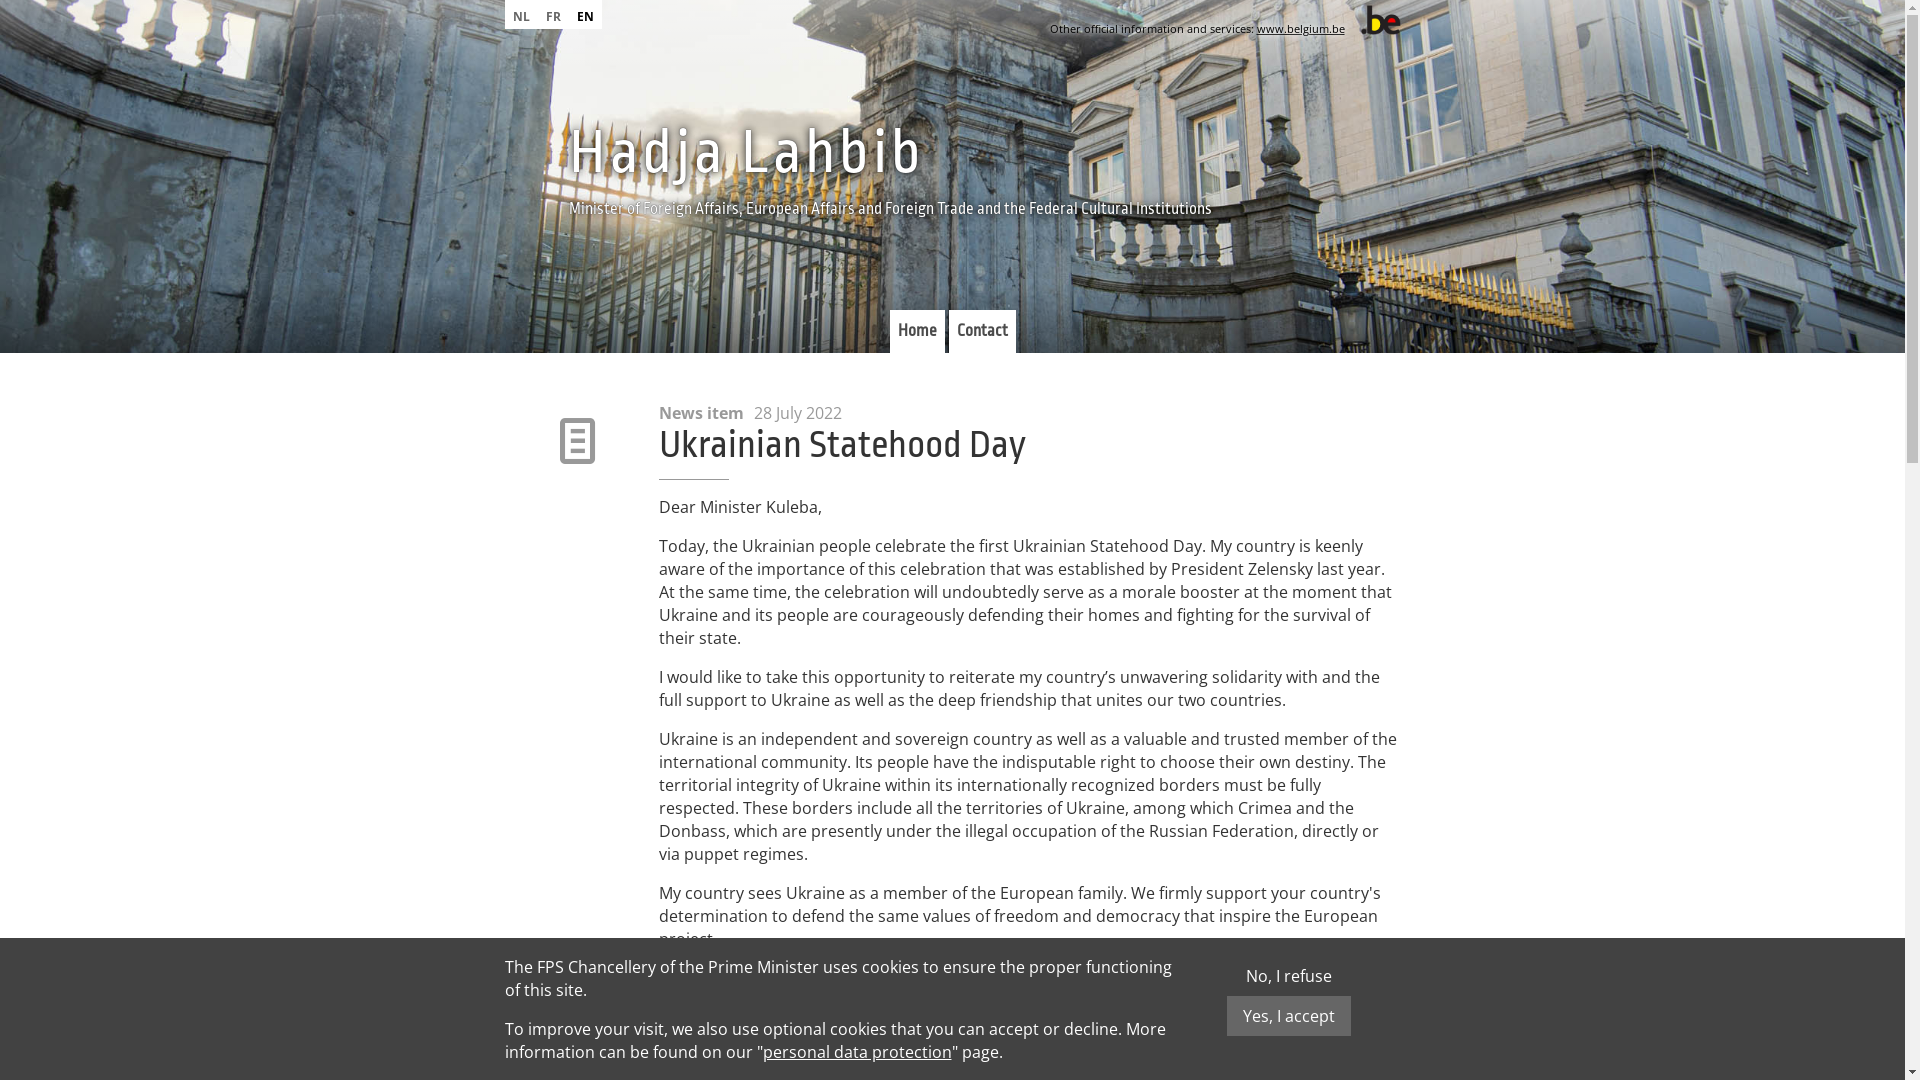 This screenshot has width=1920, height=1080. Describe the element at coordinates (1300, 28) in the screenshot. I see `'www.belgium.be'` at that location.